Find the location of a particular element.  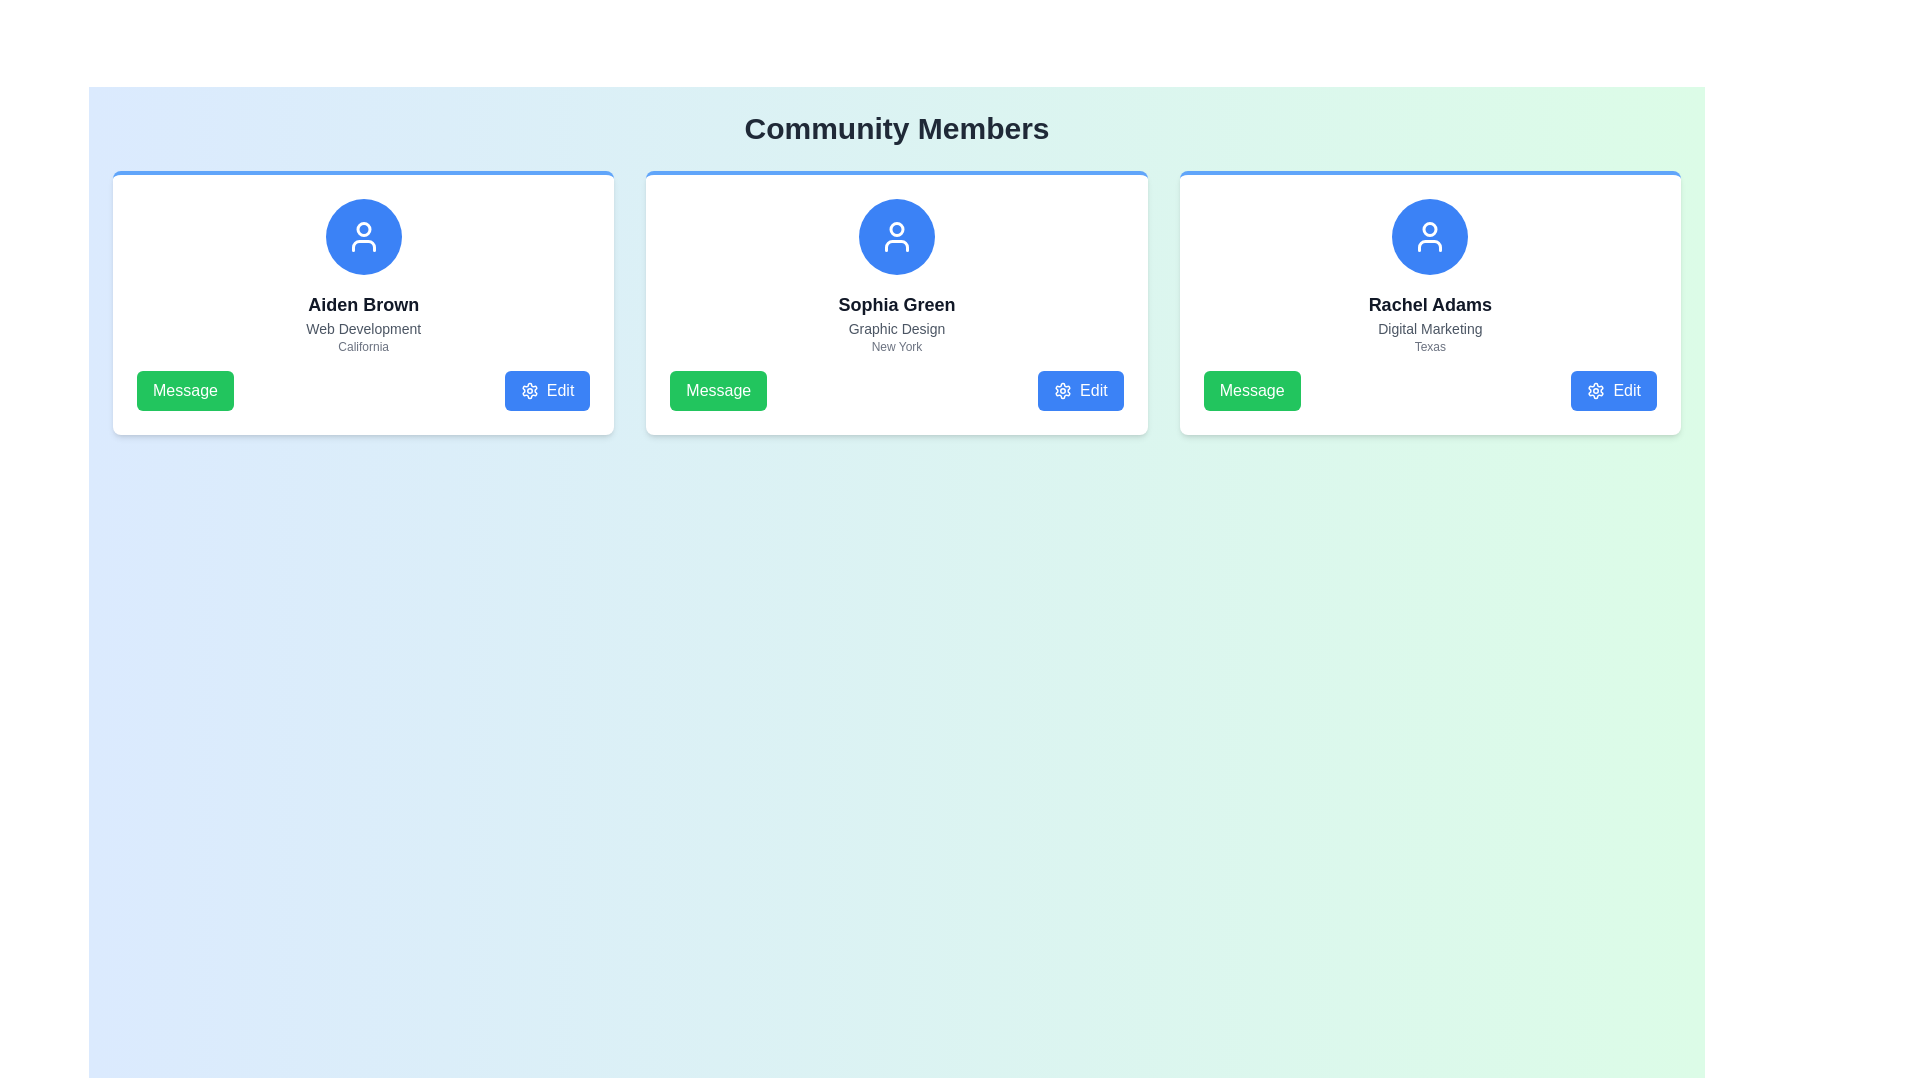

the text display indicating the location or affiliation state of the profile for 'Rachel Adams', positioned at the bottom of the profile card under 'Digital Marketing' is located at coordinates (1429, 346).